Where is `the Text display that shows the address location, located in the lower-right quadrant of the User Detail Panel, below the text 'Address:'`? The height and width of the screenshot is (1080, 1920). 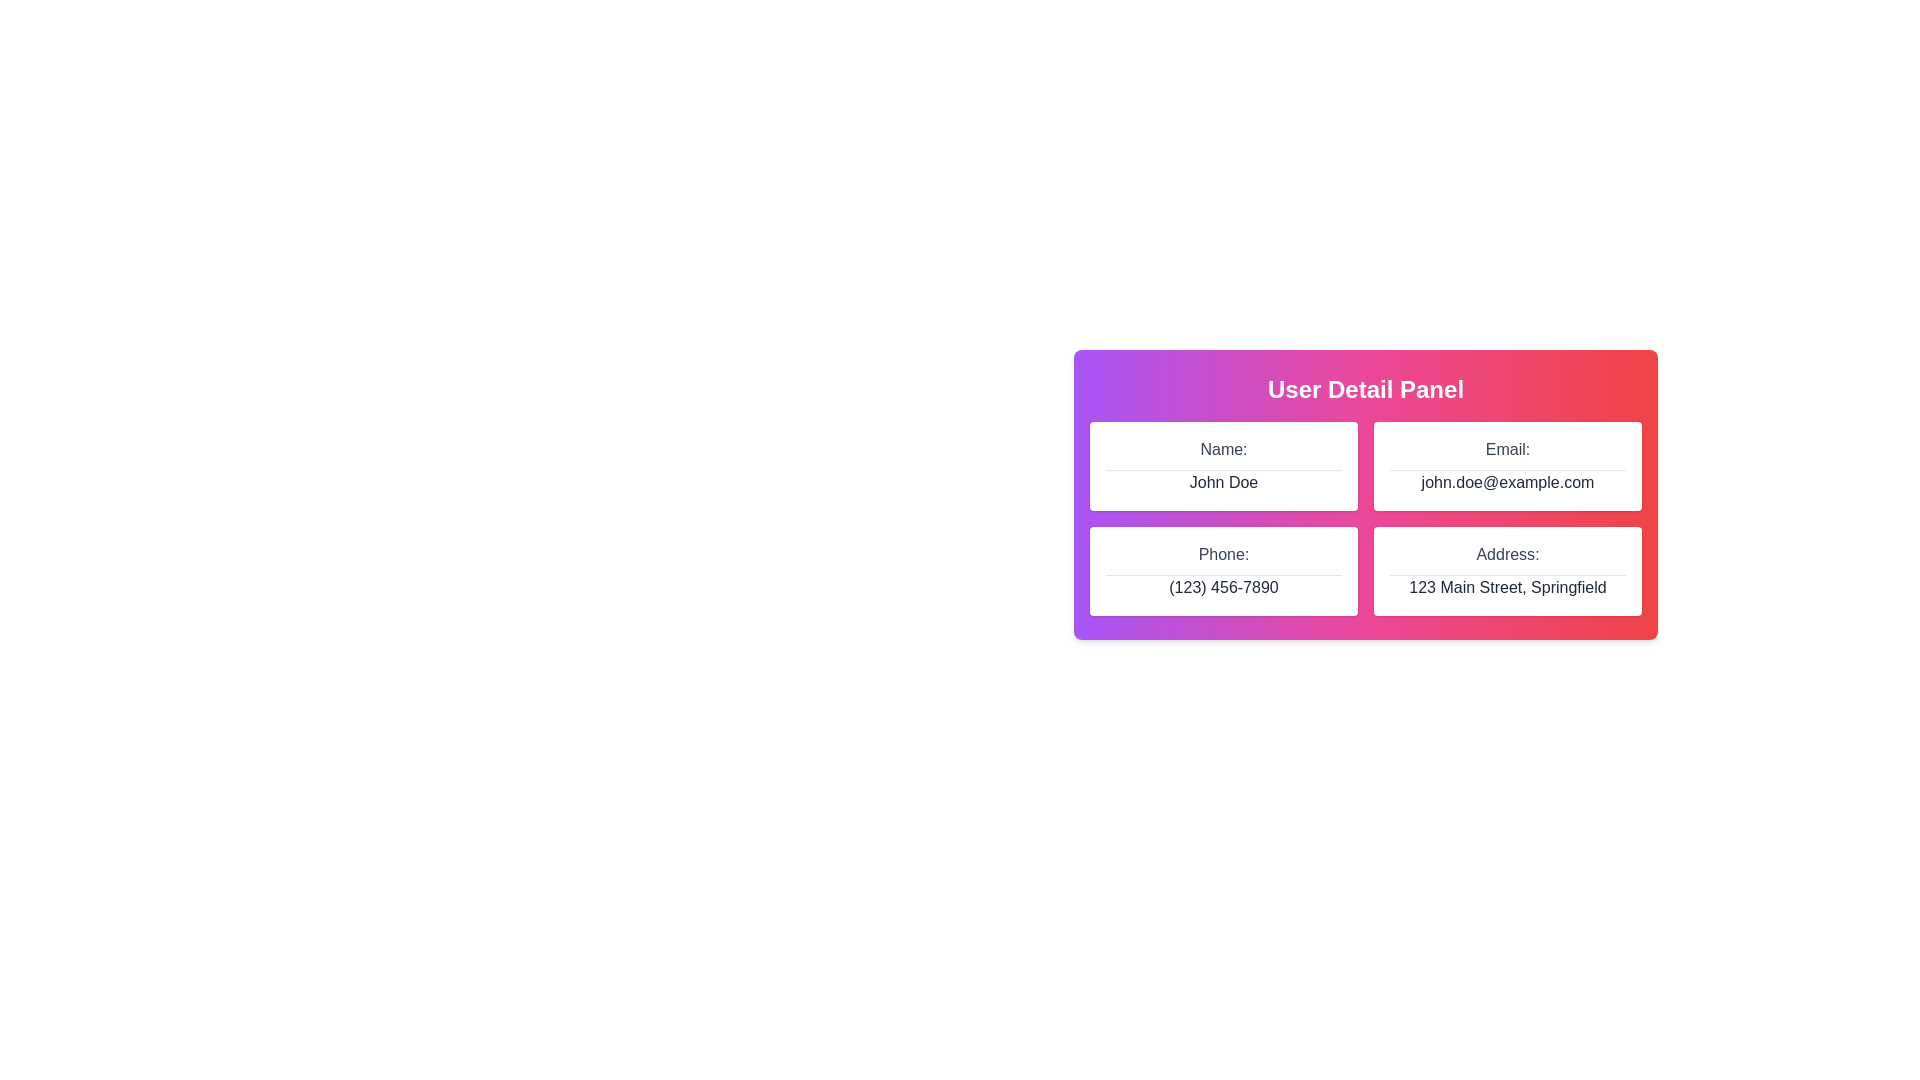 the Text display that shows the address location, located in the lower-right quadrant of the User Detail Panel, below the text 'Address:' is located at coordinates (1507, 586).